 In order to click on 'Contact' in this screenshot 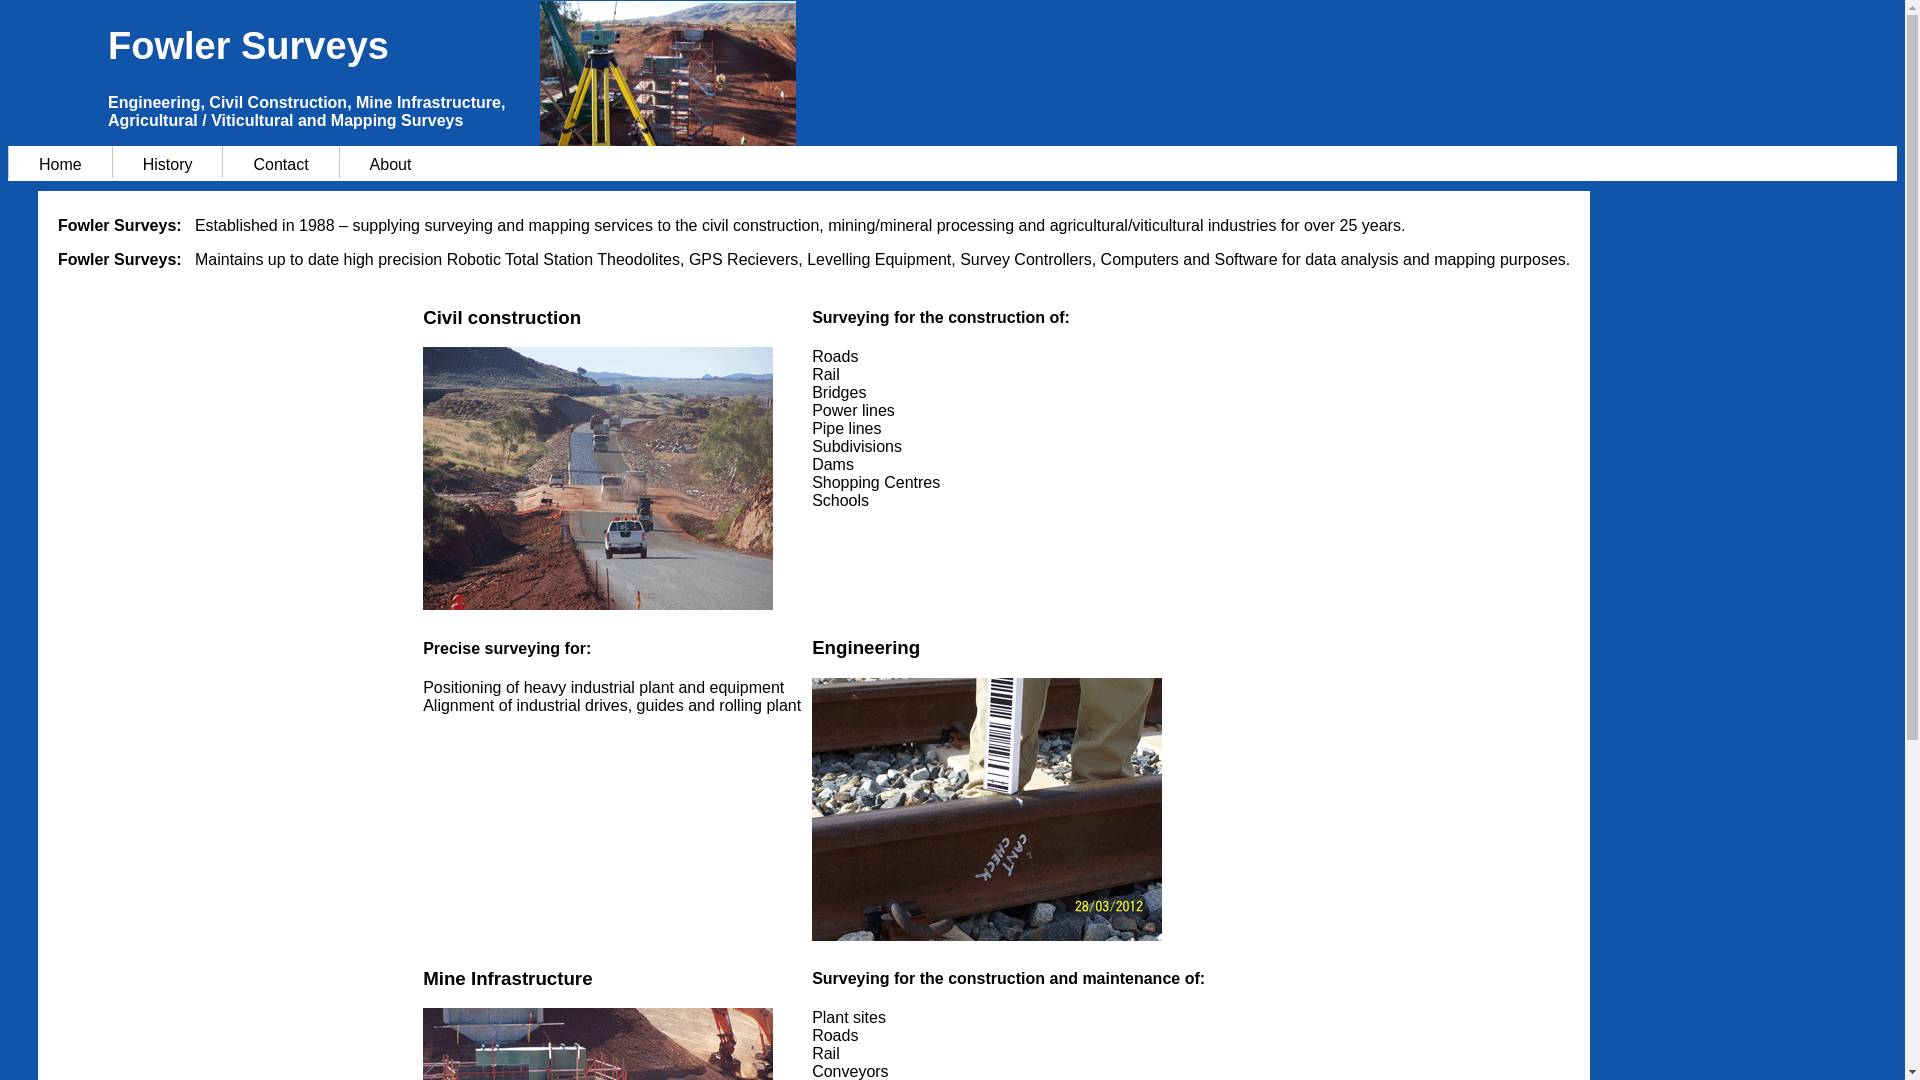, I will do `click(278, 161)`.